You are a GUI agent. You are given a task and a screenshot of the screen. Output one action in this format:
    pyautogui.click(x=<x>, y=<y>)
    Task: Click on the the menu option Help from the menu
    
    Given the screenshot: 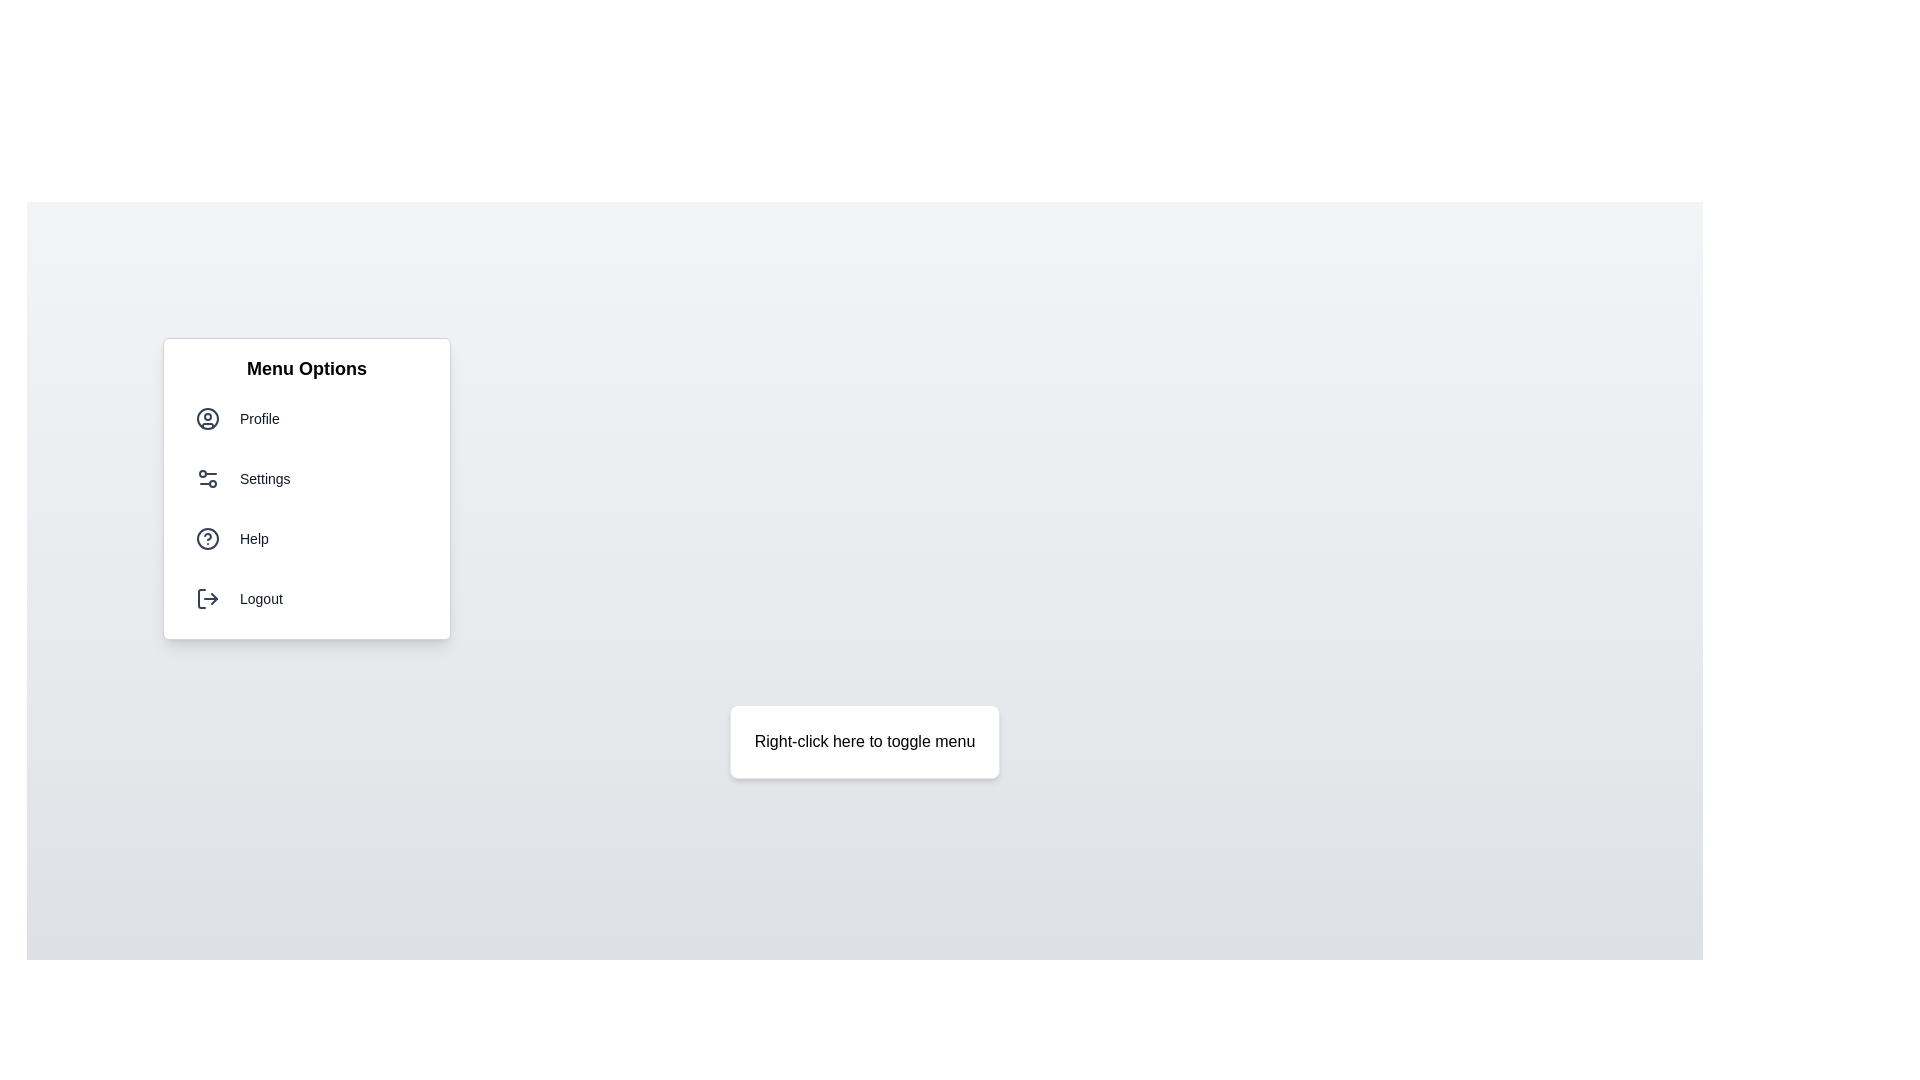 What is the action you would take?
    pyautogui.click(x=306, y=538)
    